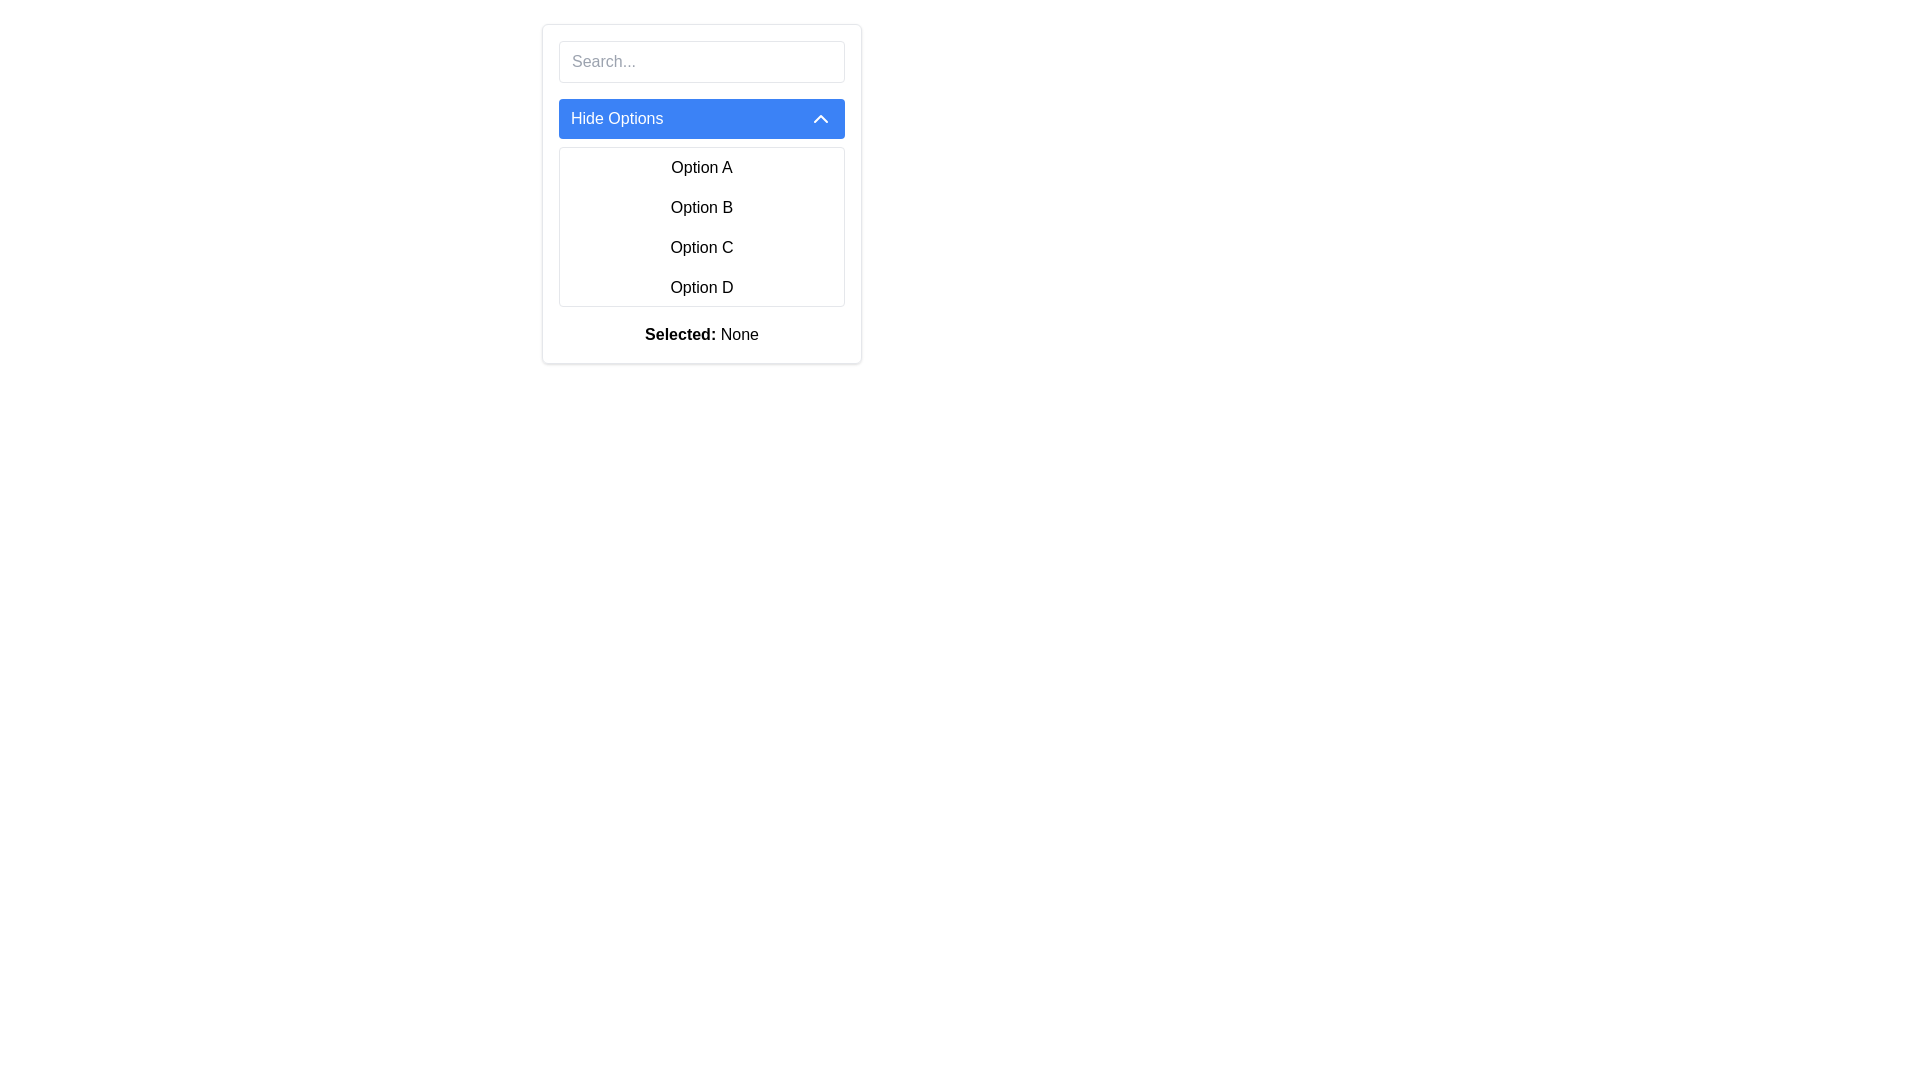  I want to click on the text label displaying 'Option B', so click(701, 208).